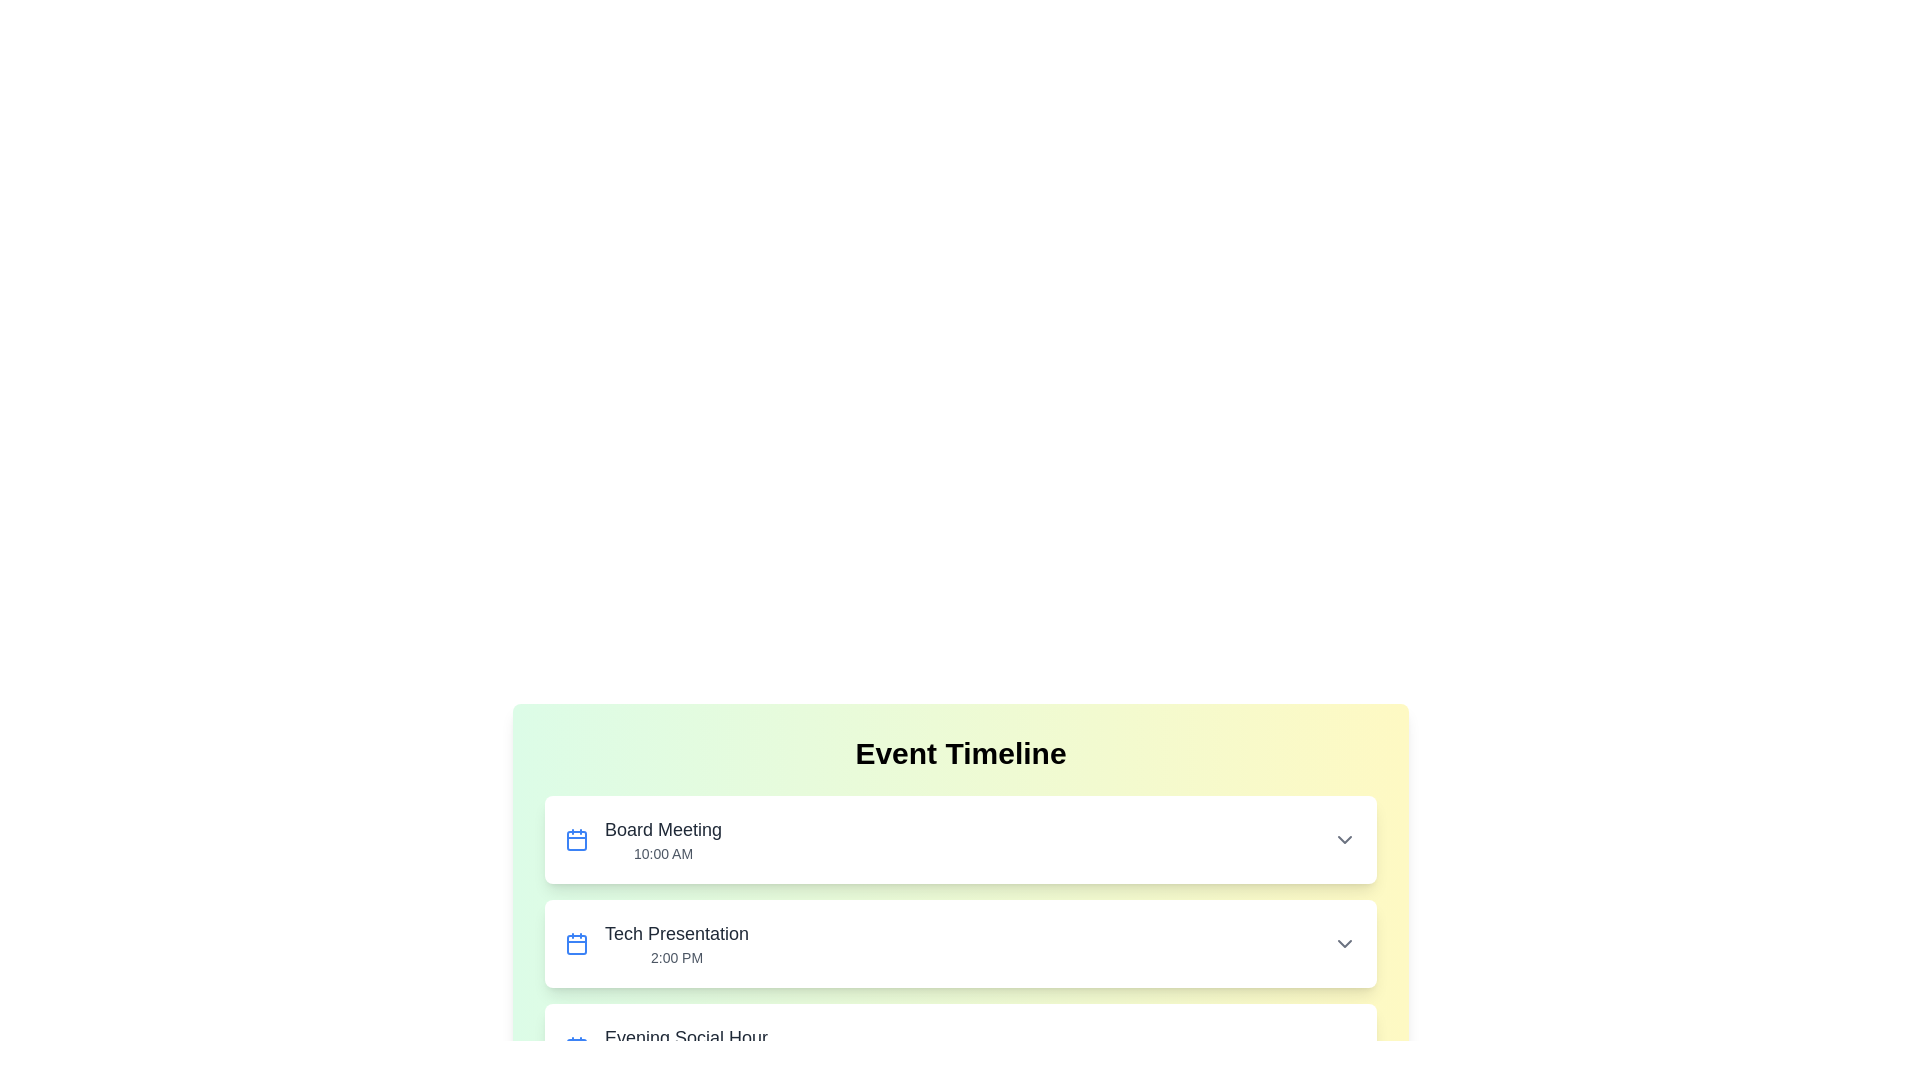  I want to click on the calendar icon with a blue outline for the 'Tech Presentation' event, which is the first component in the list item and aligned with the text's vertical center, so click(575, 944).